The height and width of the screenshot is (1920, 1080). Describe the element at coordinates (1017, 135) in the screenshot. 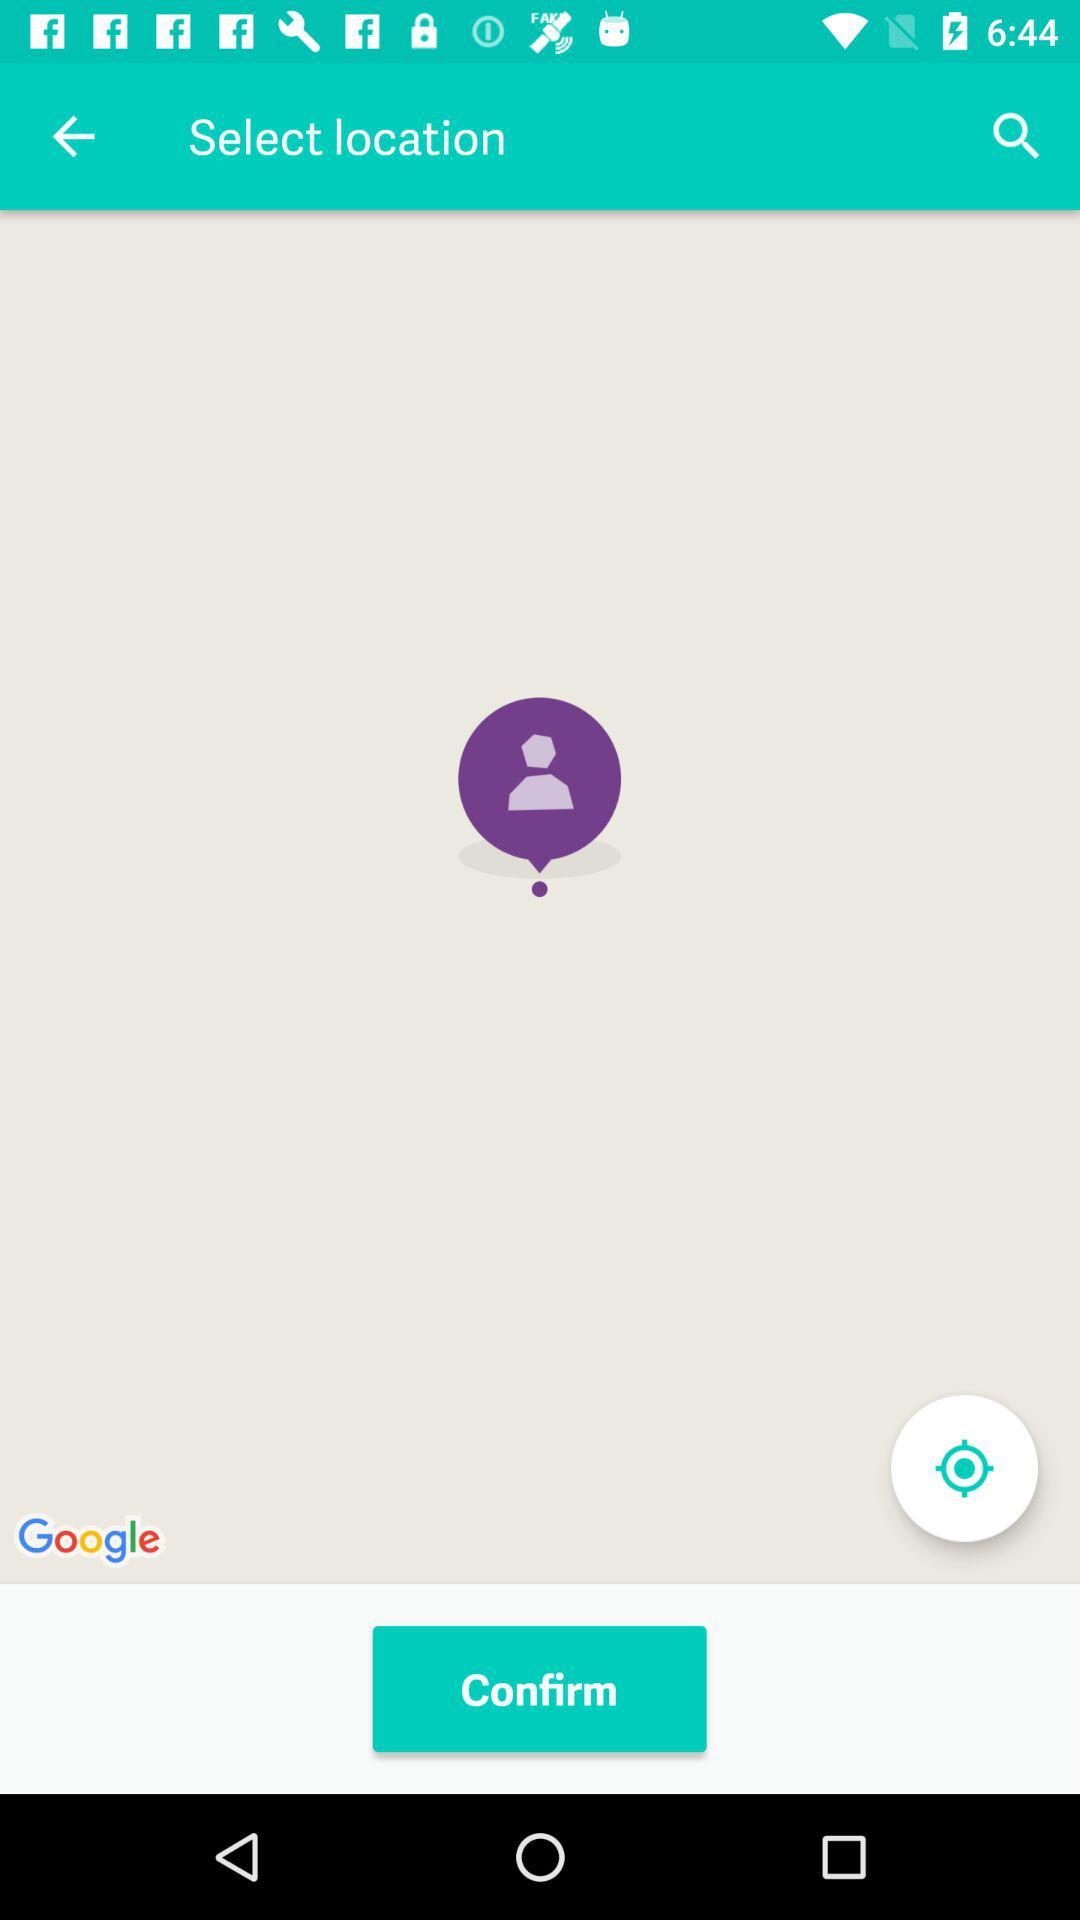

I see `icon at the top right corner` at that location.